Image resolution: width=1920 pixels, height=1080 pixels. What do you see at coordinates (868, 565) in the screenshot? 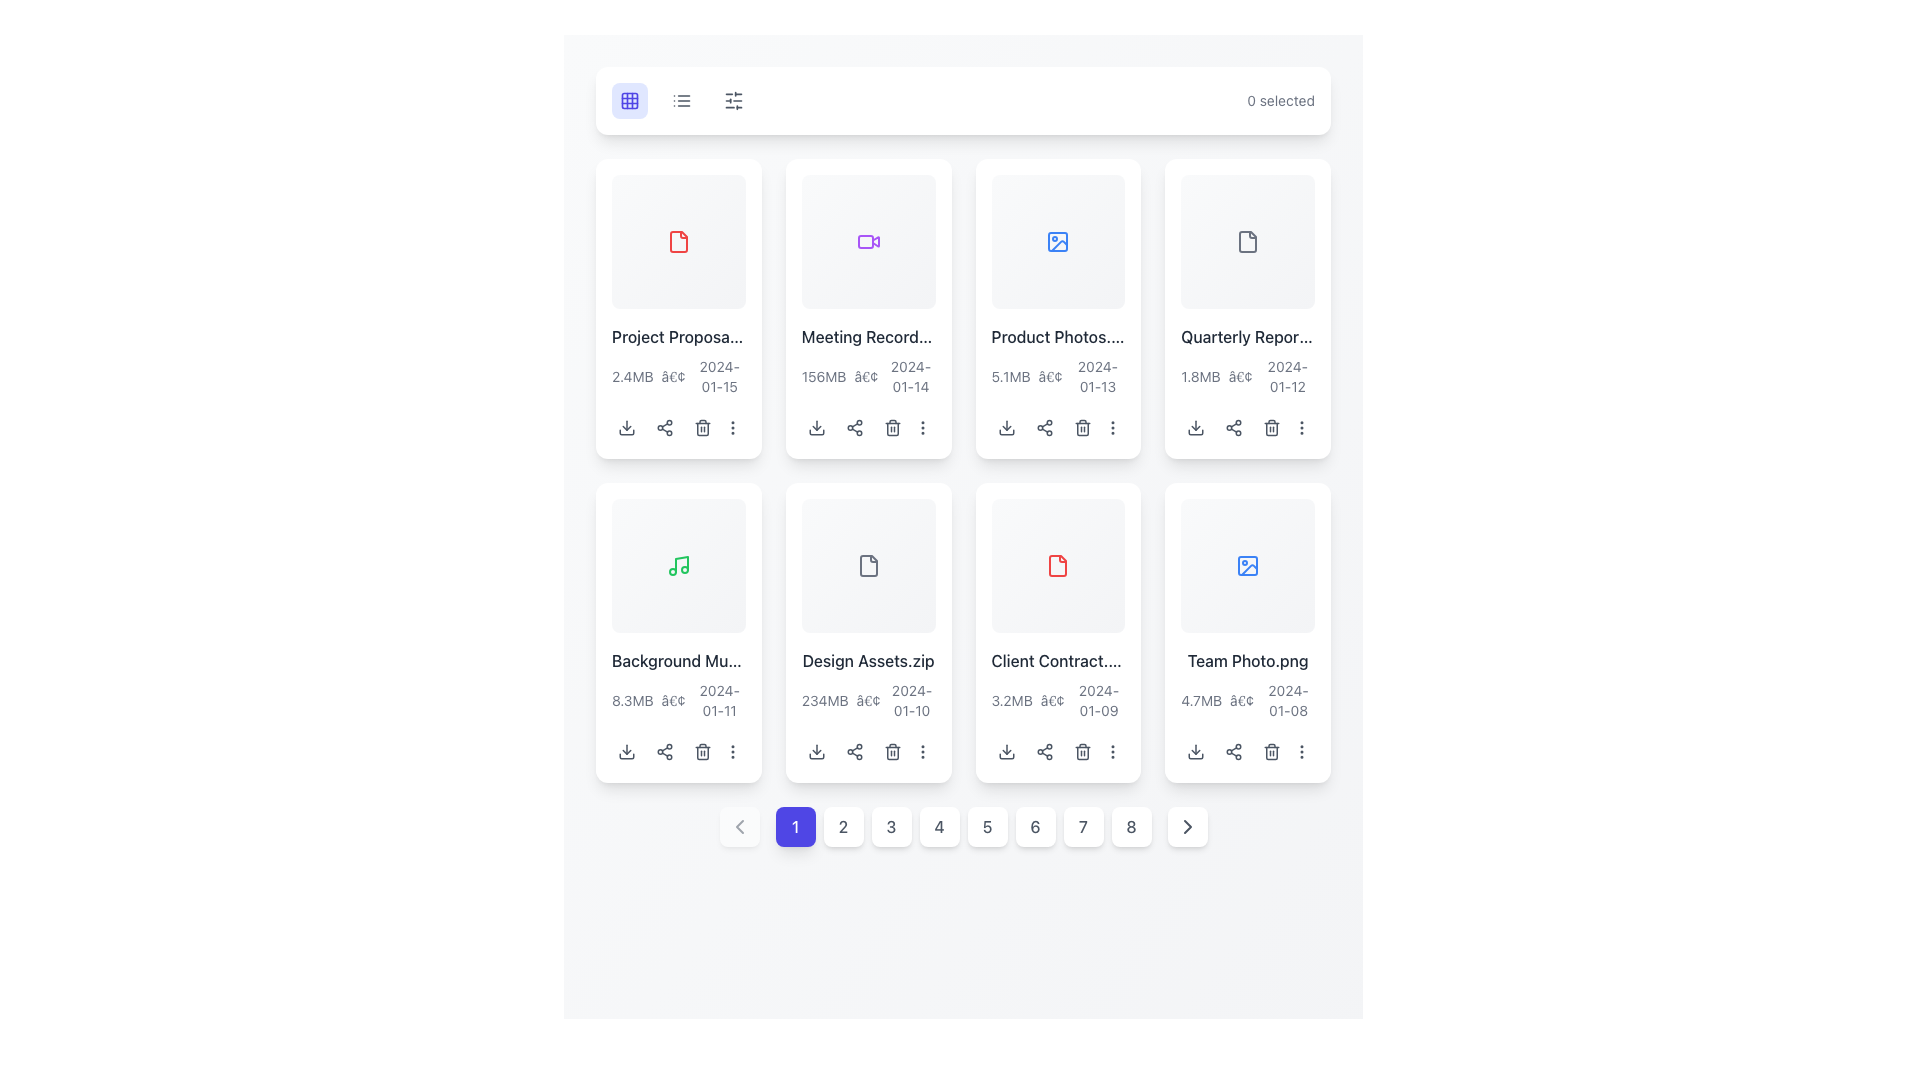
I see `the file icon located in the fourth card of the top row in the grid layout, which visually indicates the type or category of the associated file` at bounding box center [868, 565].